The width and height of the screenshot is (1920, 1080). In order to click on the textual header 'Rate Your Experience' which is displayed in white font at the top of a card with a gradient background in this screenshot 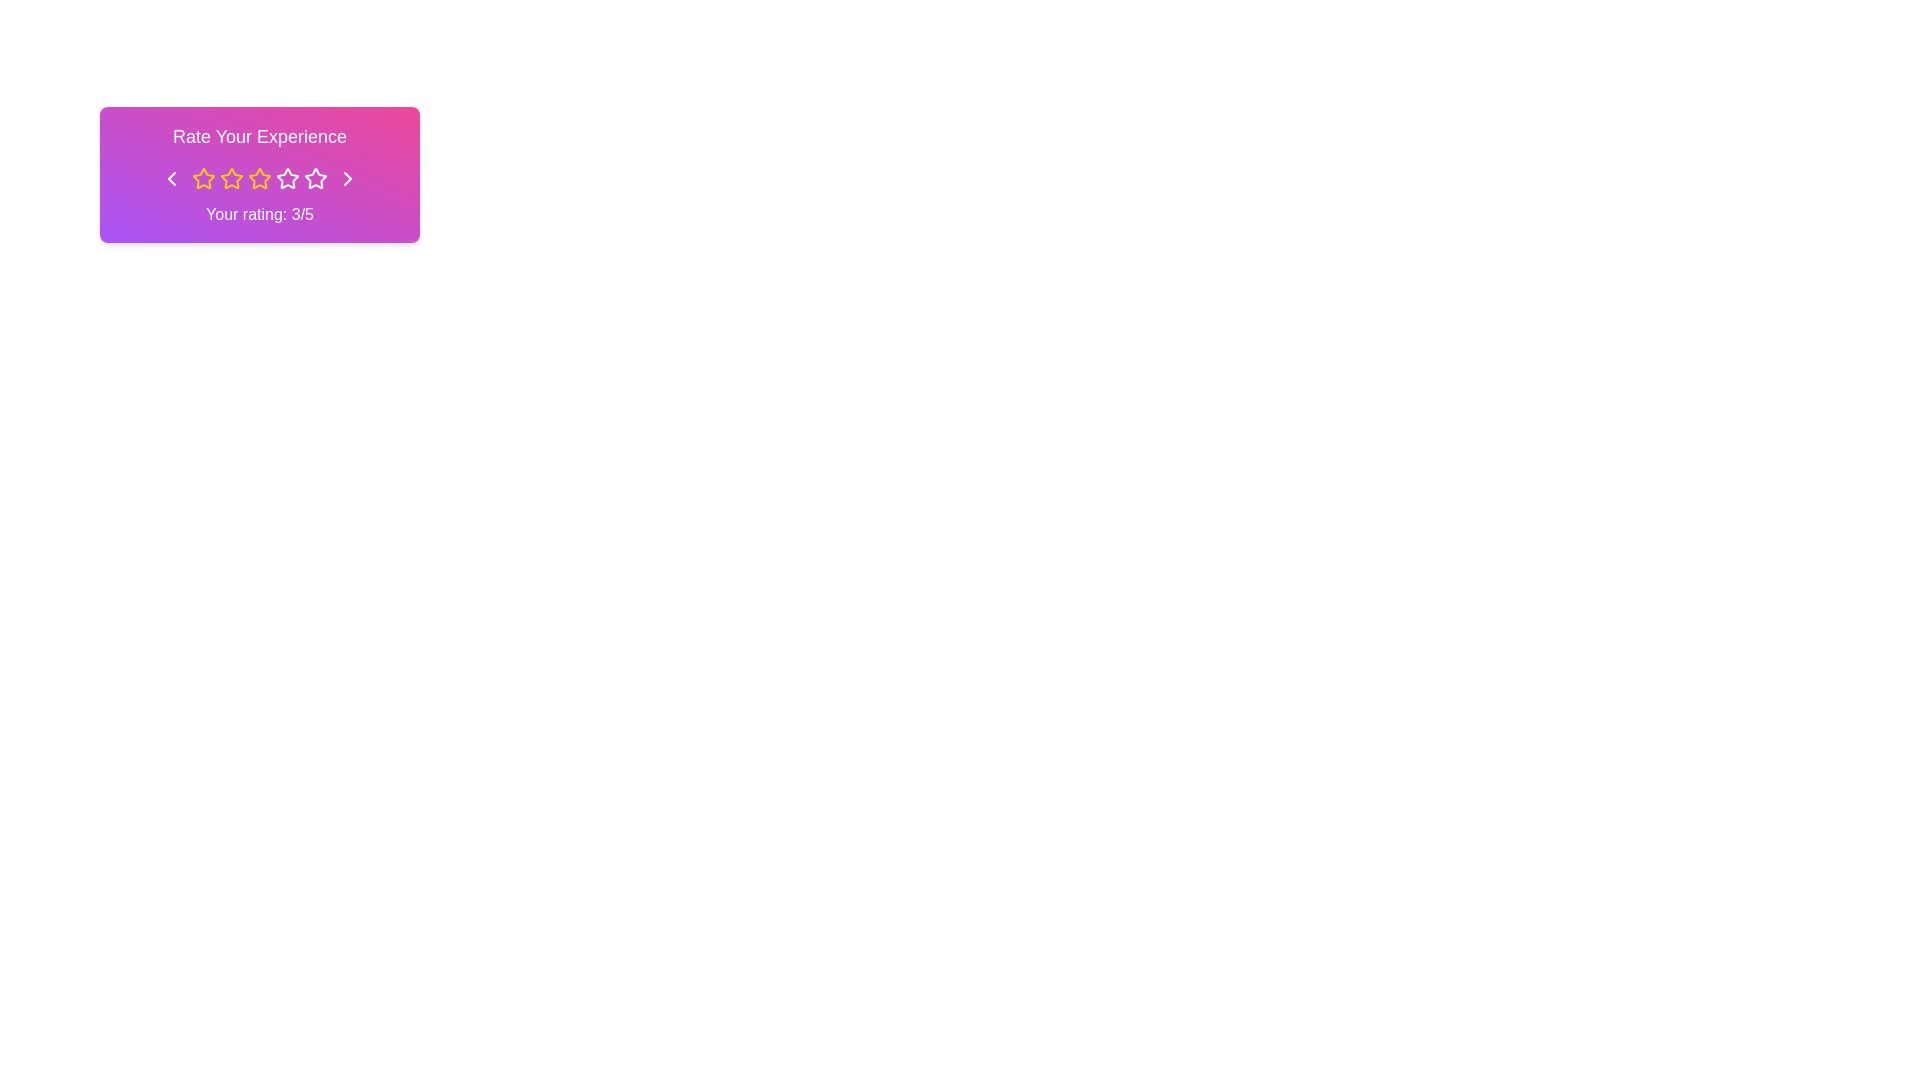, I will do `click(258, 136)`.